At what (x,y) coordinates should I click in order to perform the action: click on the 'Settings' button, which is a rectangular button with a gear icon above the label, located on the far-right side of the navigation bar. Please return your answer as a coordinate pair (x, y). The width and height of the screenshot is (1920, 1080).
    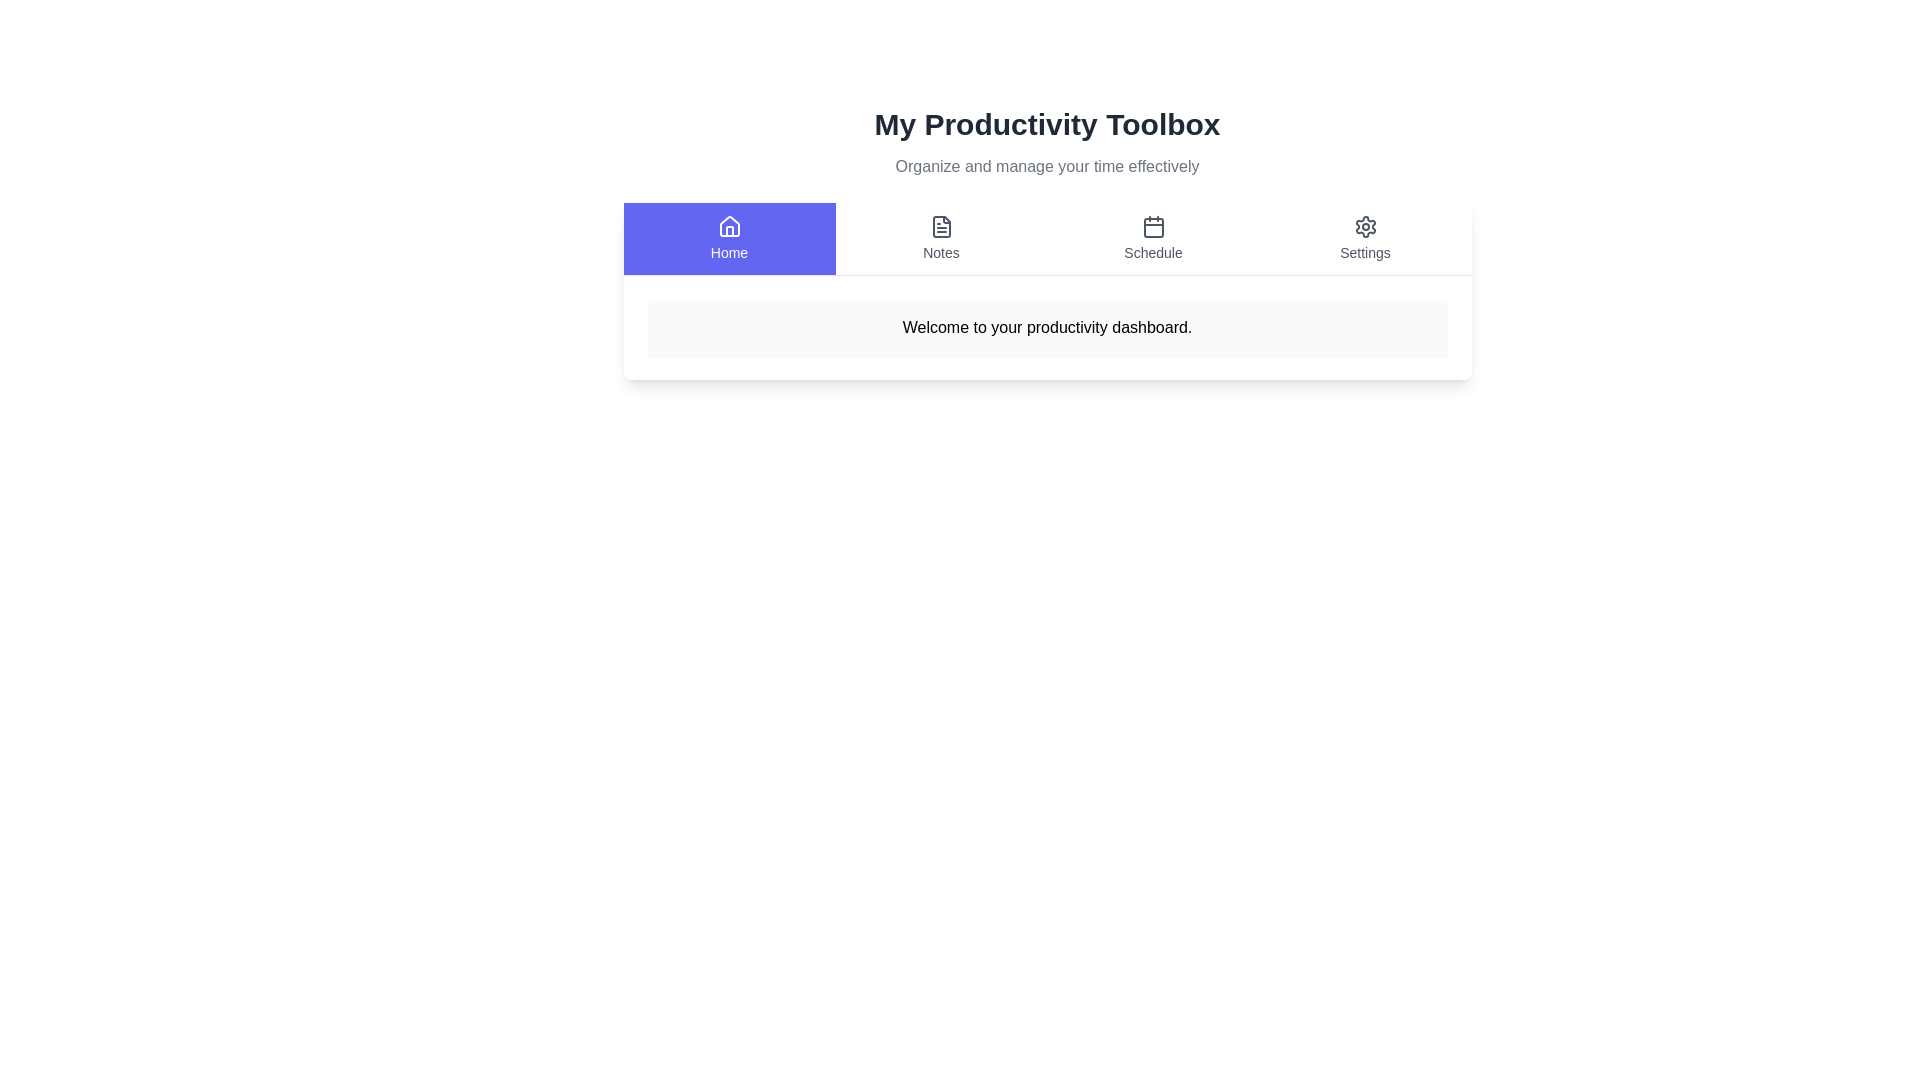
    Looking at the image, I should click on (1364, 238).